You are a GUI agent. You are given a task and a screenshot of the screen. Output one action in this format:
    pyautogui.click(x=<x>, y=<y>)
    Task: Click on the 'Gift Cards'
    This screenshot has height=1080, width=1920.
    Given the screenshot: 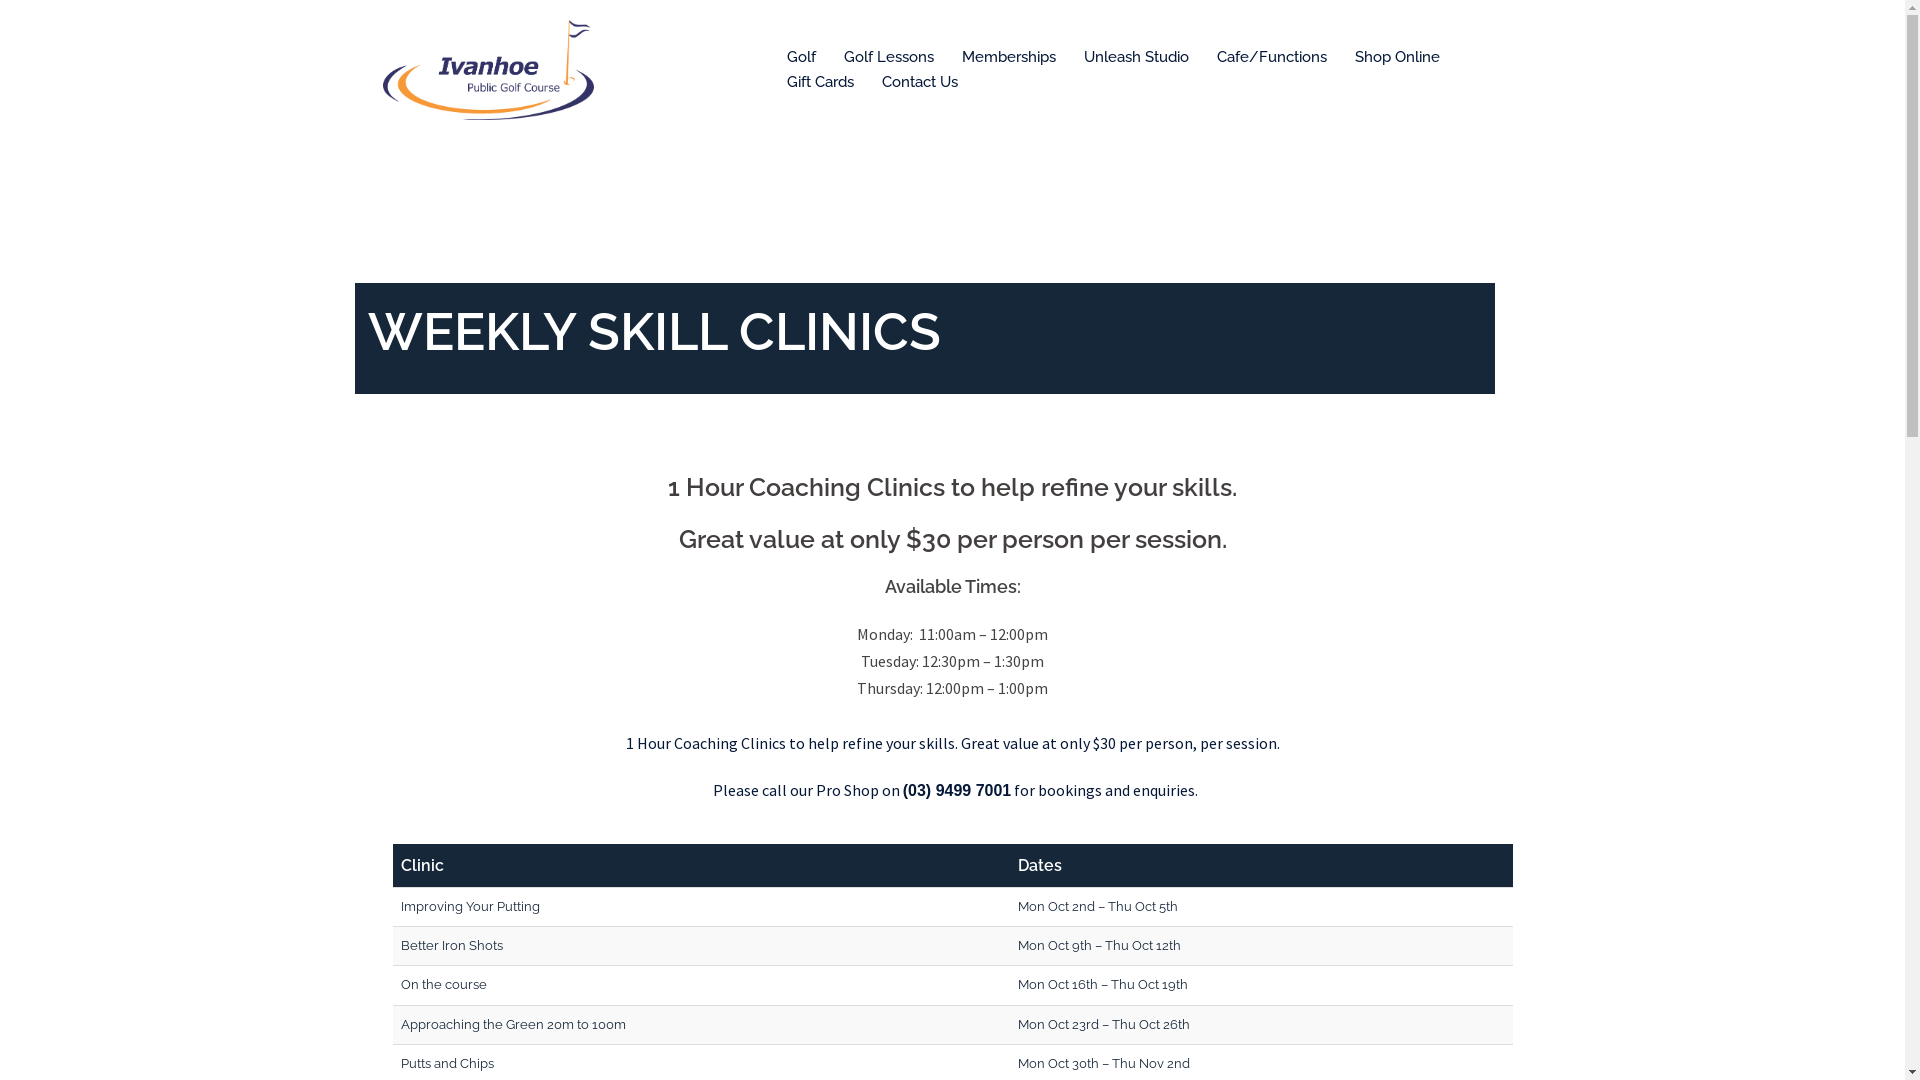 What is the action you would take?
    pyautogui.click(x=819, y=82)
    